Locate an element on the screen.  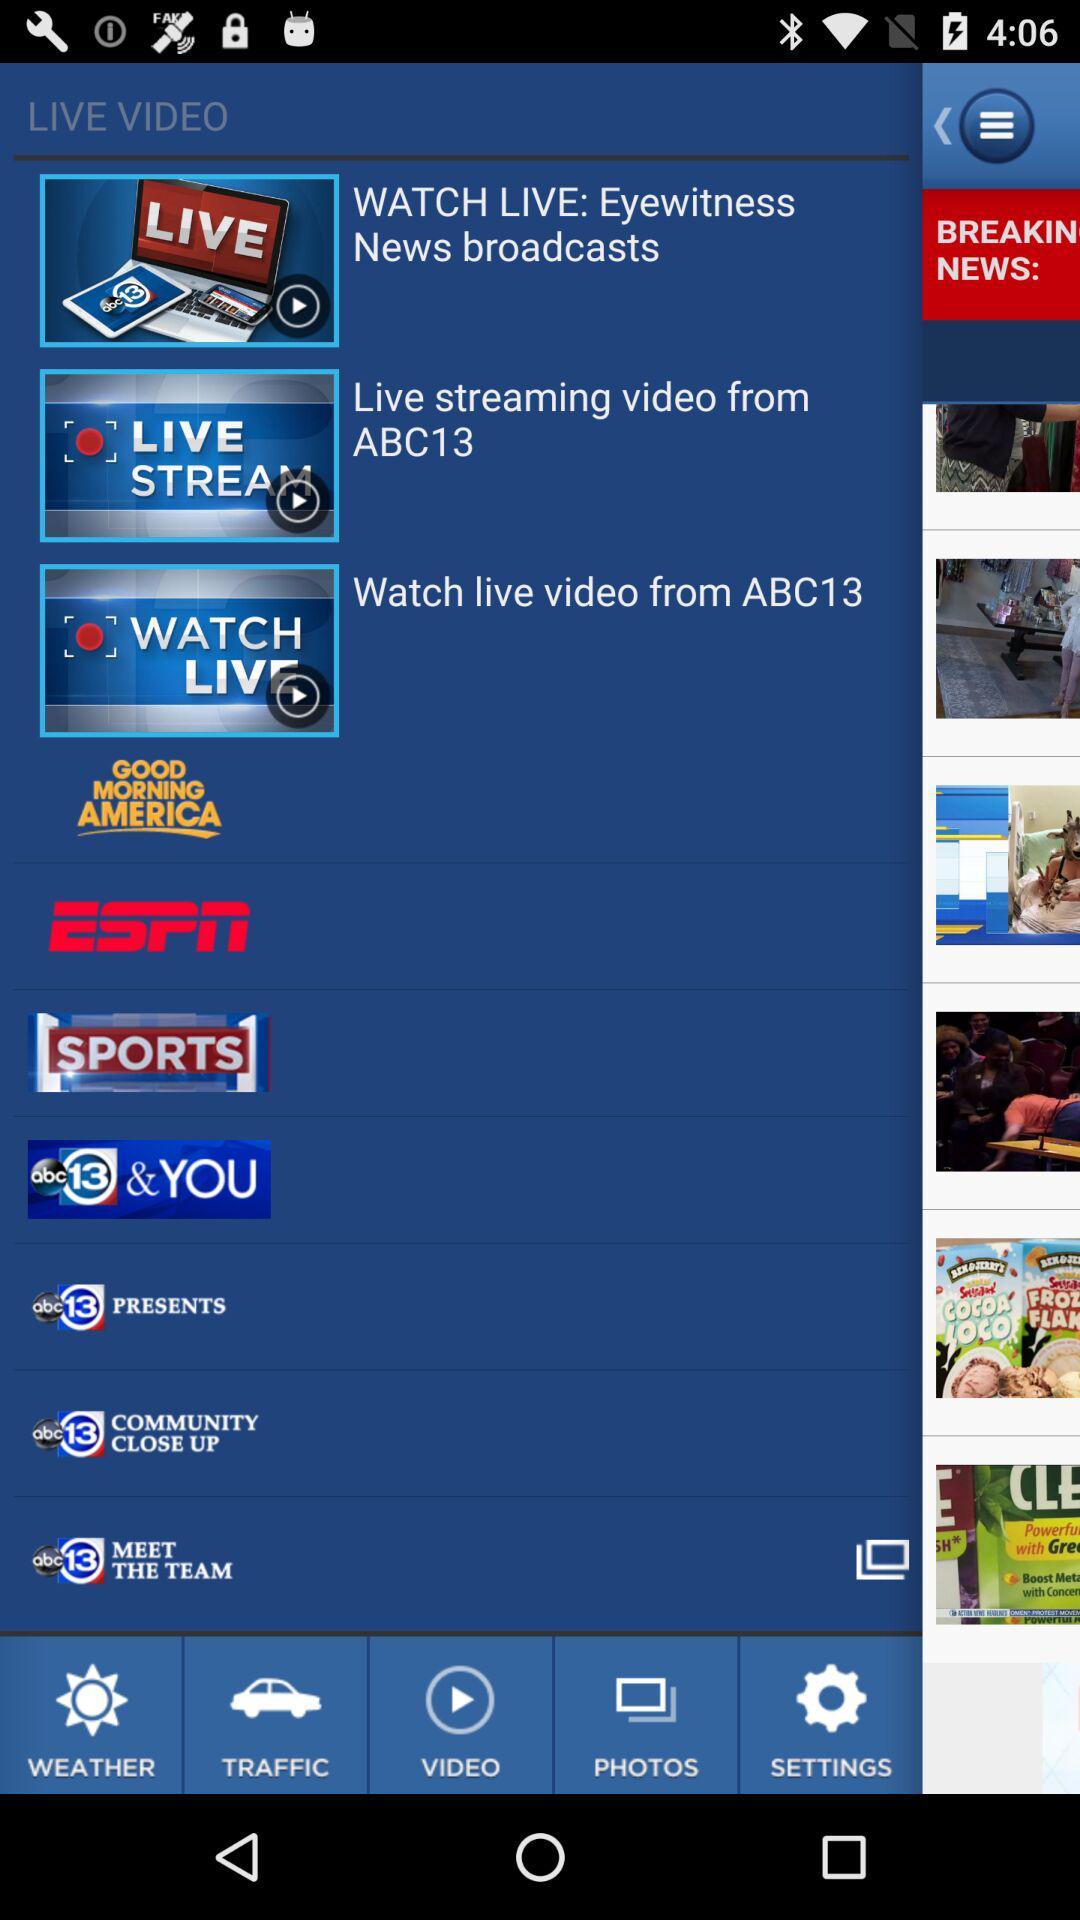
weather page is located at coordinates (90, 1714).